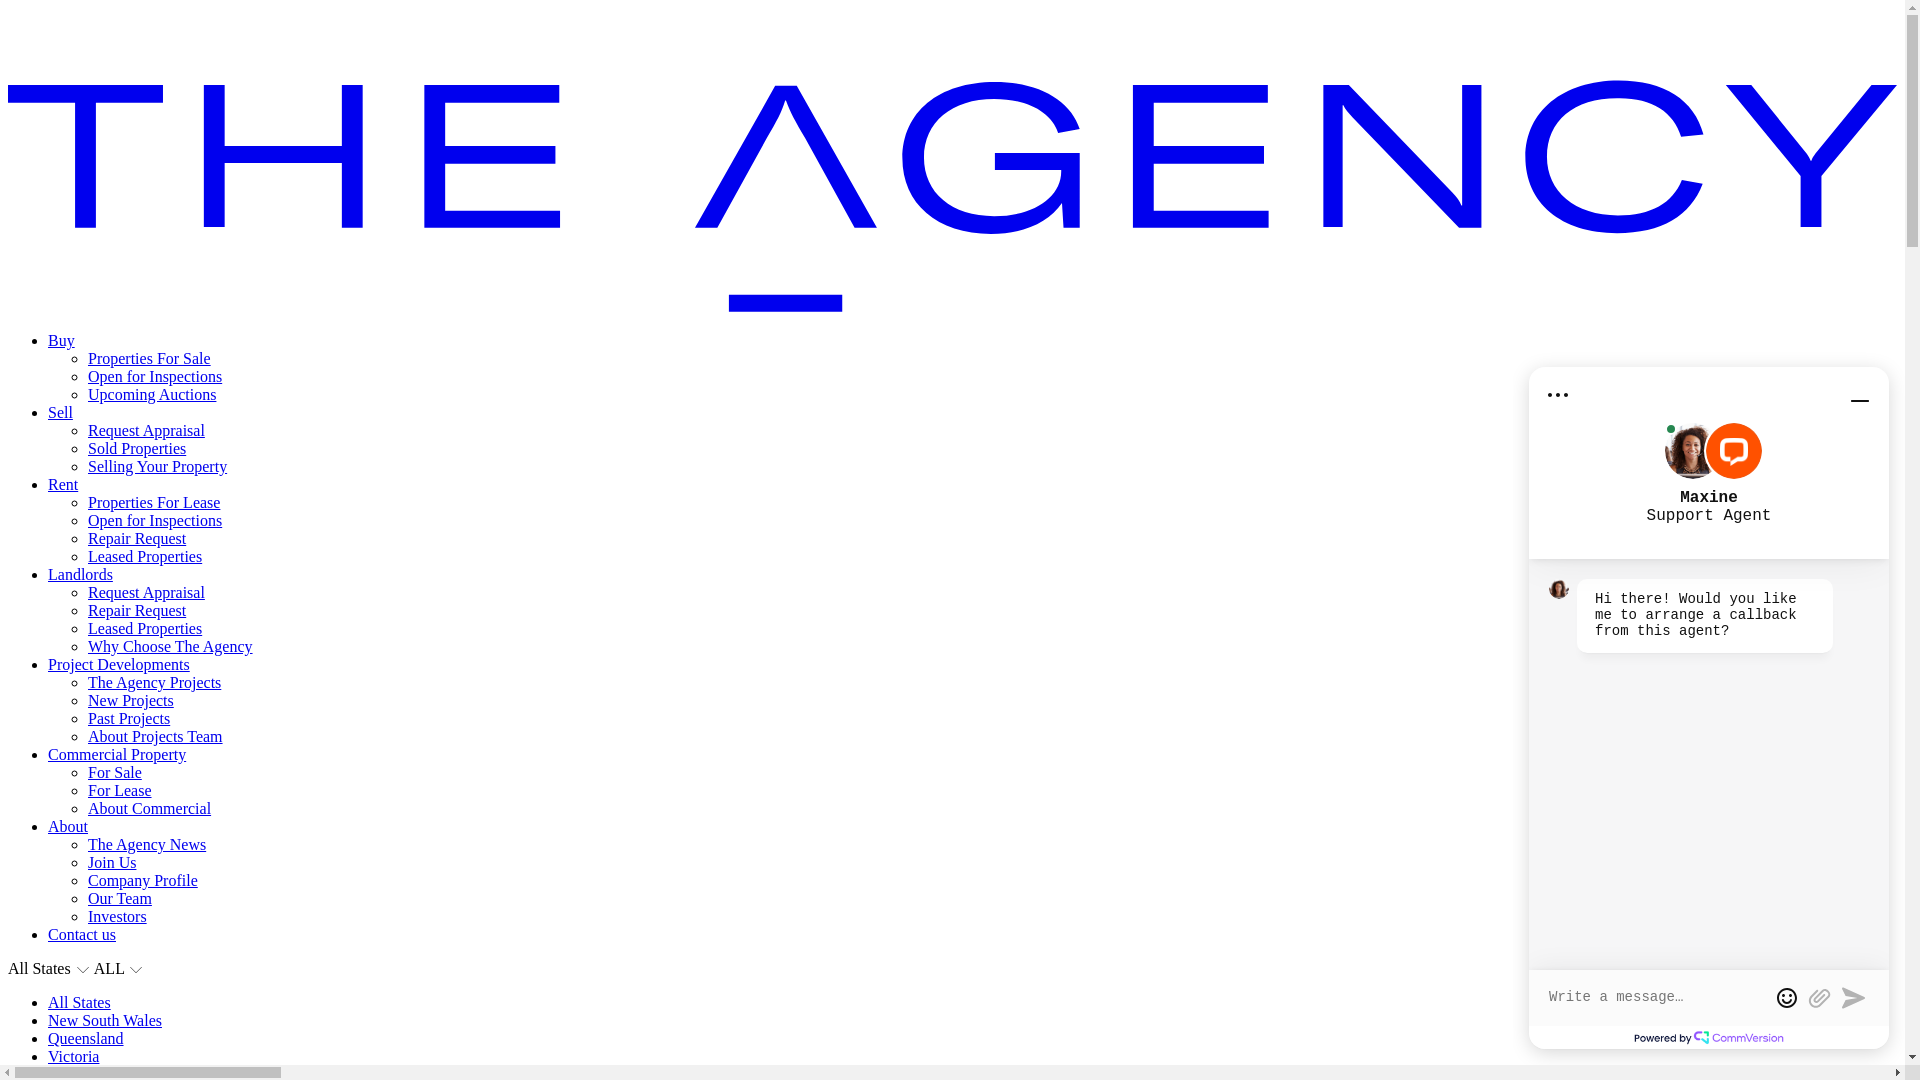  Describe the element at coordinates (129, 699) in the screenshot. I see `'New Projects'` at that location.